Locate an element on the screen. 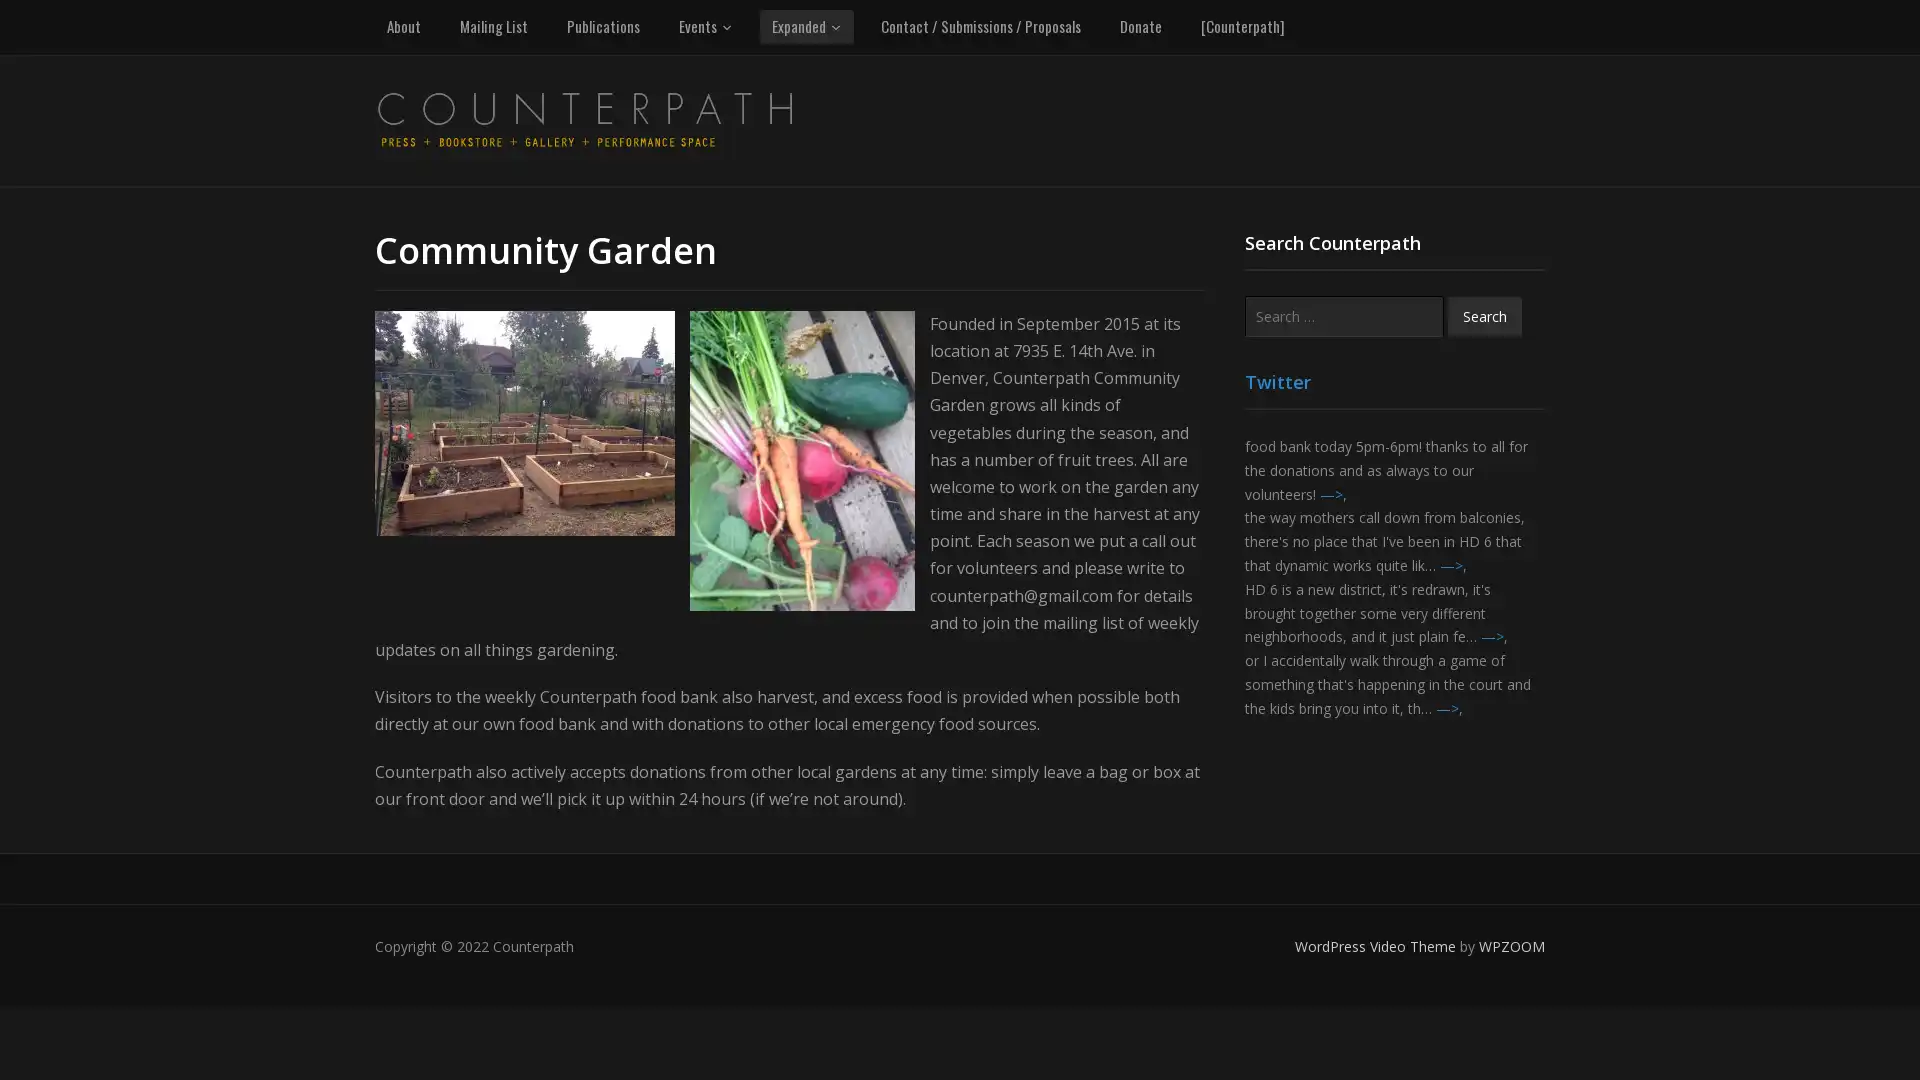  Search is located at coordinates (1484, 315).